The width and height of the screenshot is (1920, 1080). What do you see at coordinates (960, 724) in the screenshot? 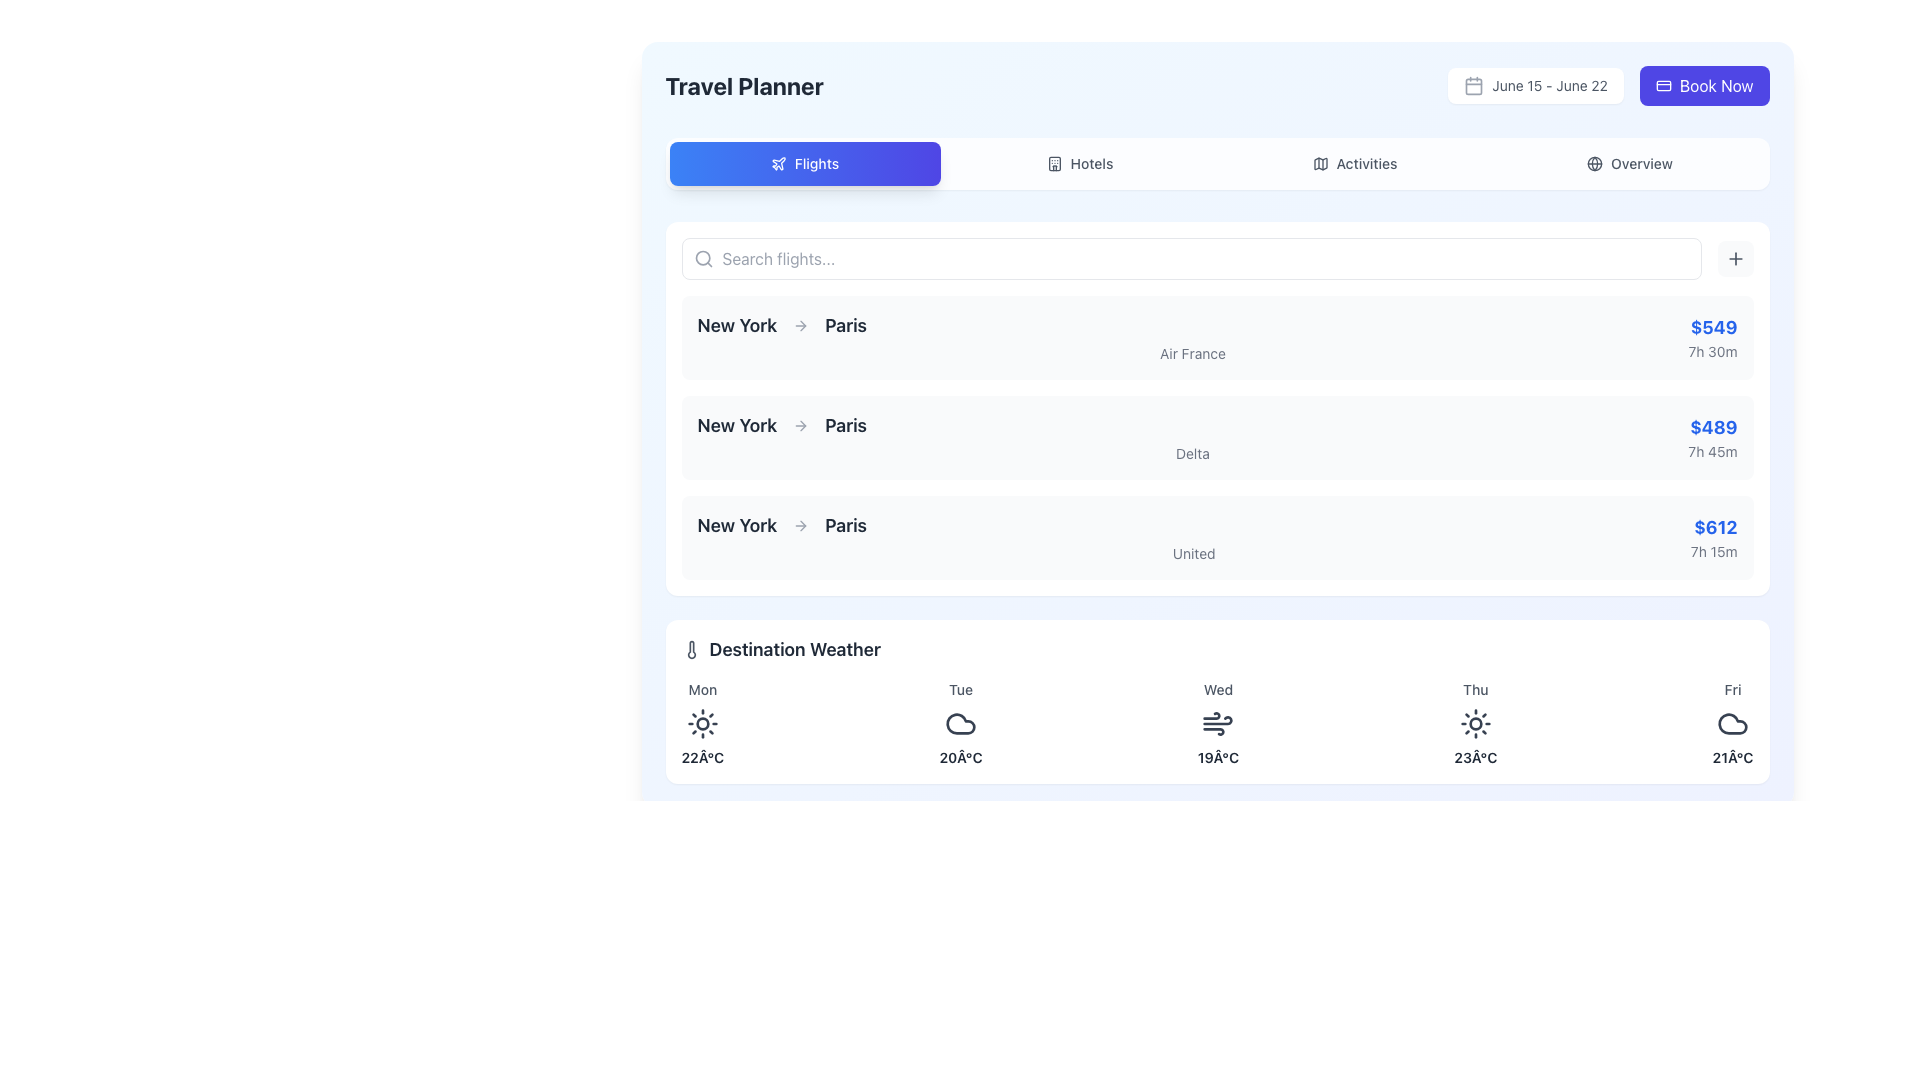
I see `the cloudy weather icon located in the weather forecast section beneath the 'Tuesday' column` at bounding box center [960, 724].